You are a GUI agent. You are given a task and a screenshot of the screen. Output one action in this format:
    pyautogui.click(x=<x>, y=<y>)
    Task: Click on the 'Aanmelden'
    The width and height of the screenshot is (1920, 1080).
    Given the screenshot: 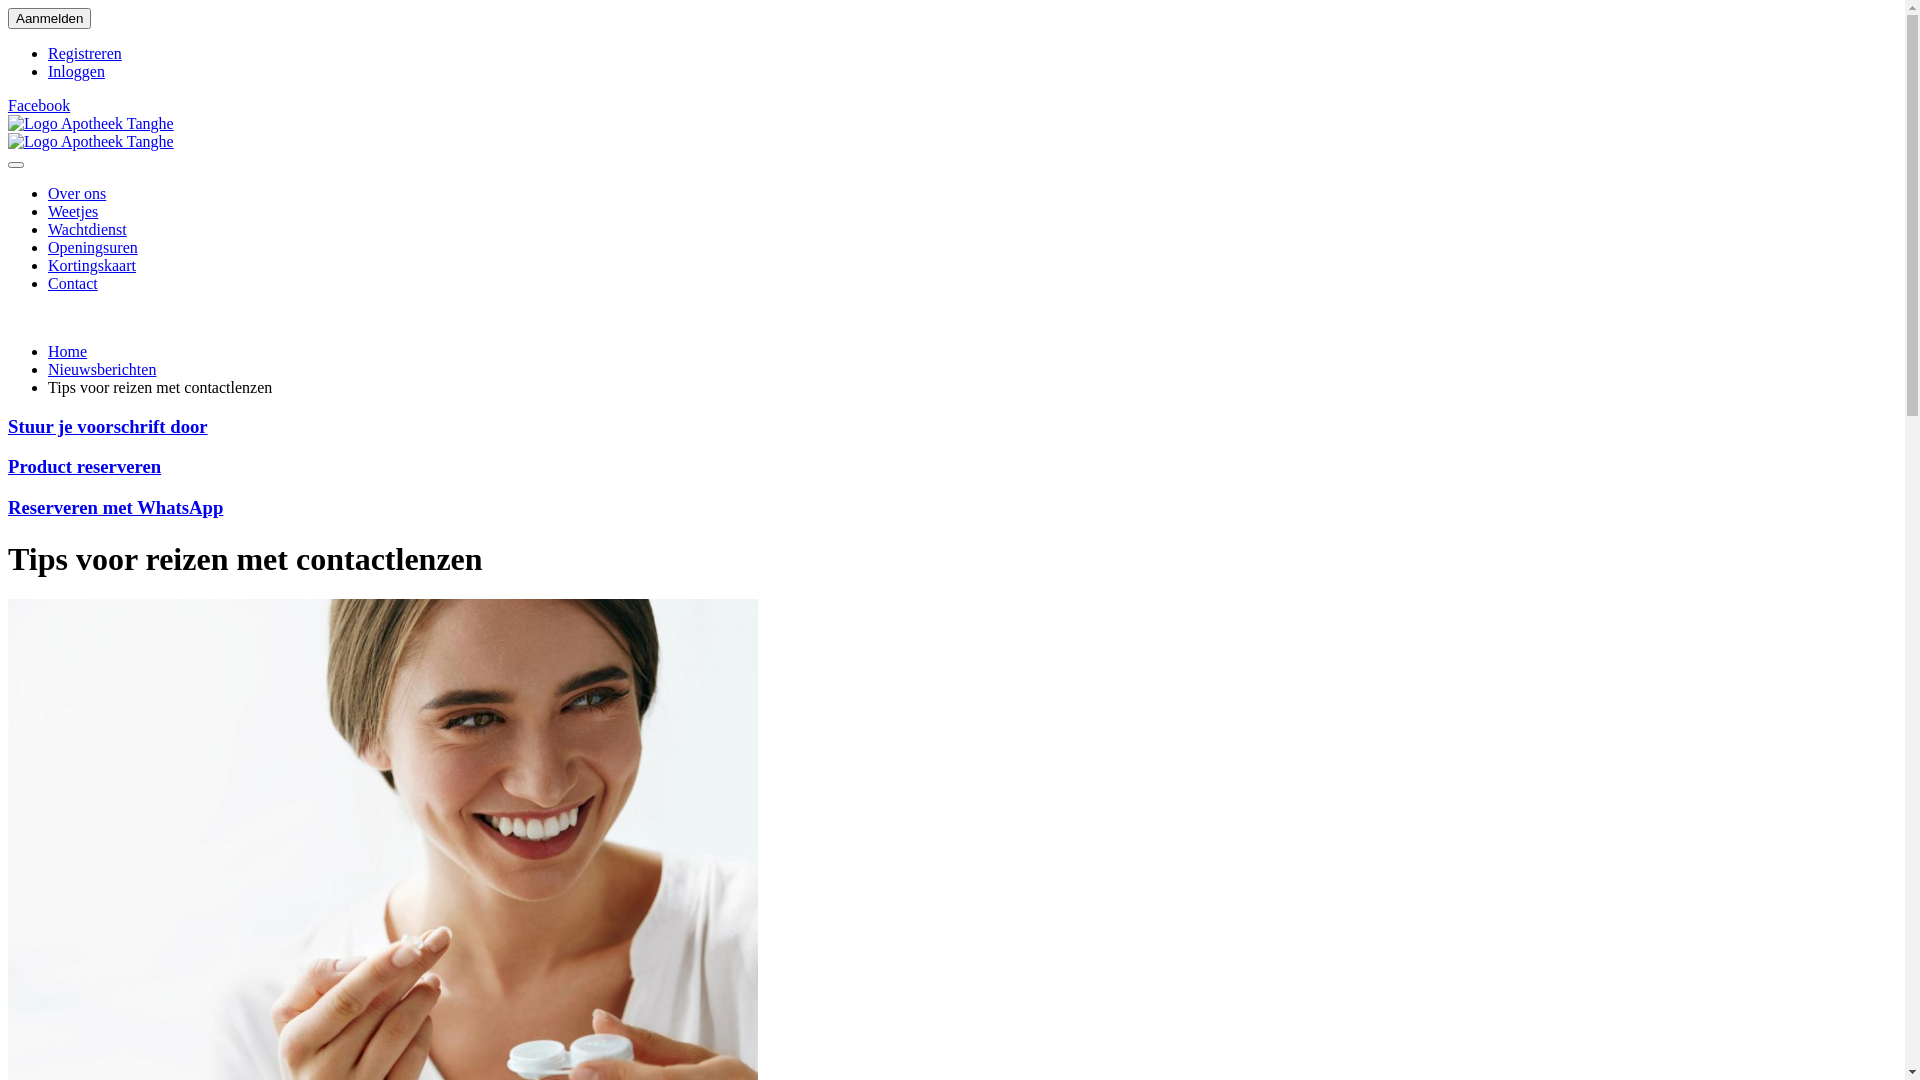 What is the action you would take?
    pyautogui.click(x=49, y=18)
    